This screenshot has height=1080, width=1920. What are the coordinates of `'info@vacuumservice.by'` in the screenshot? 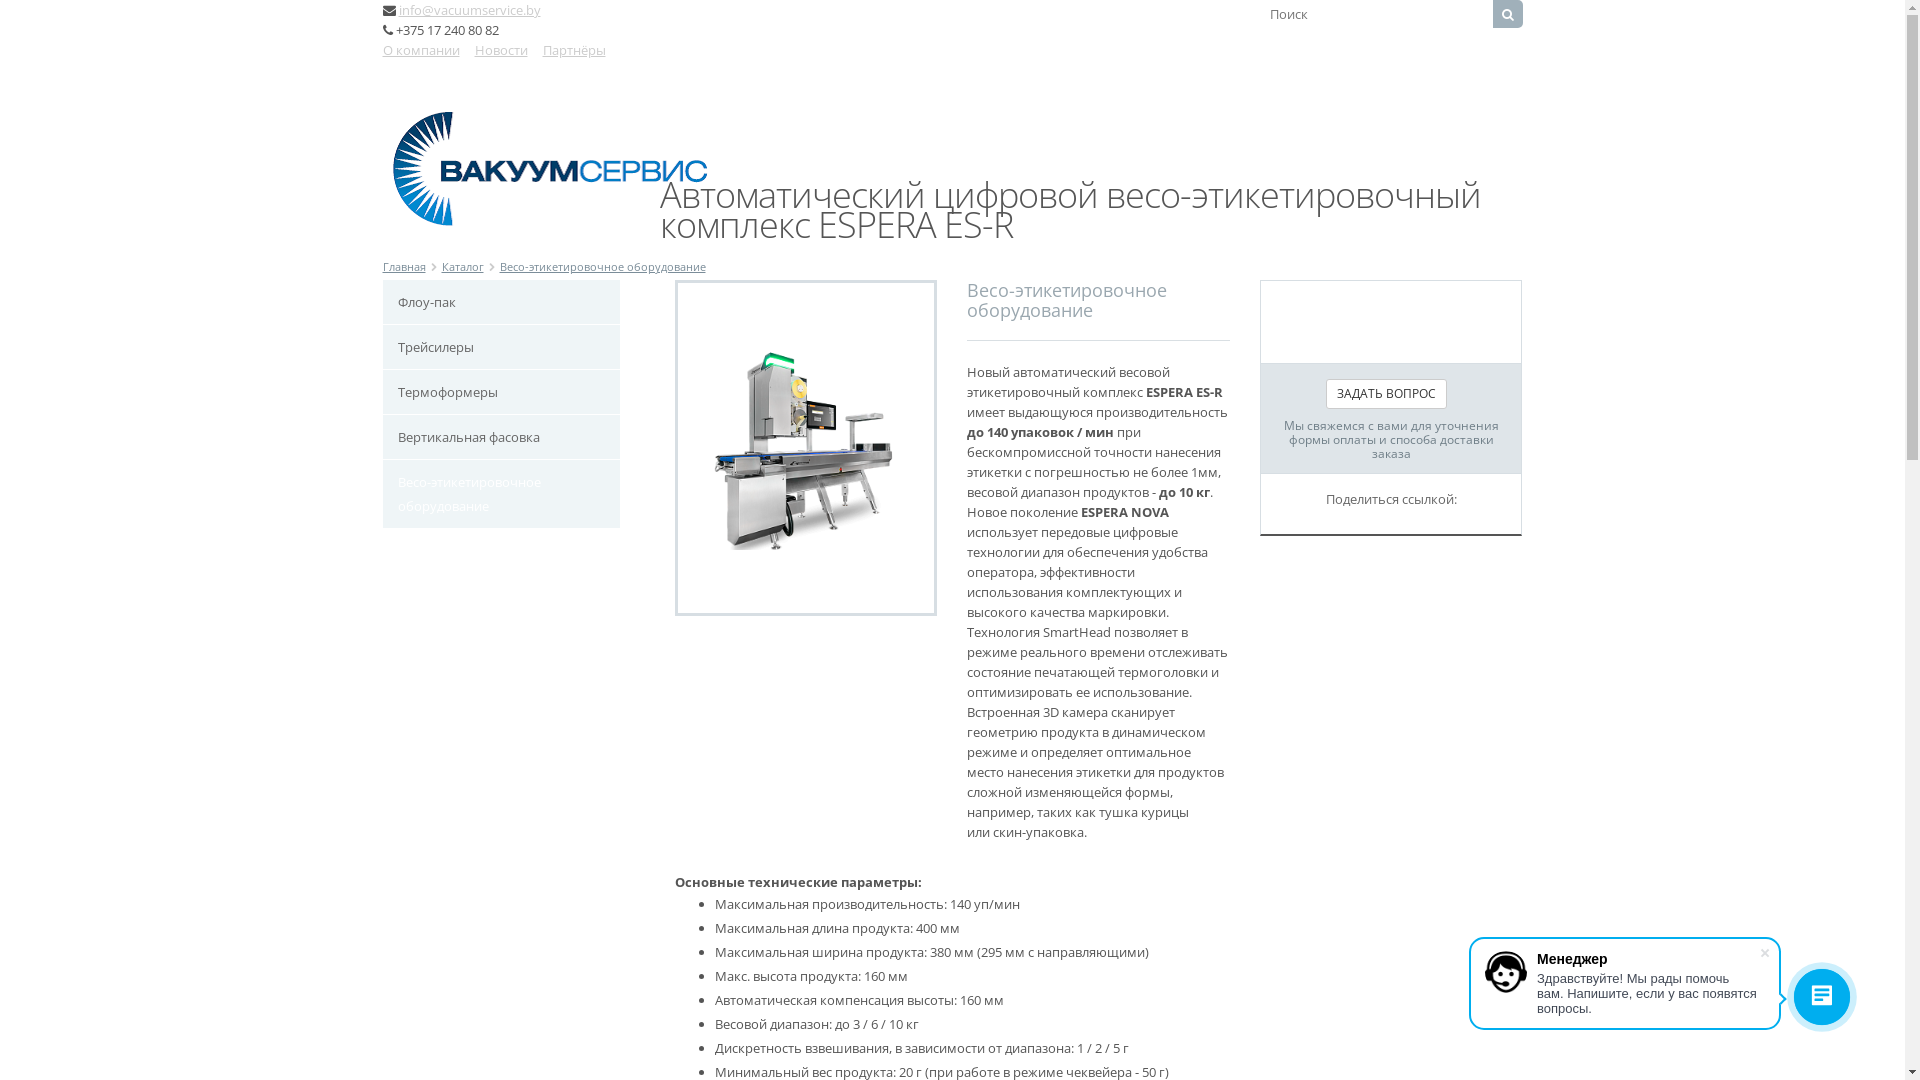 It's located at (398, 10).